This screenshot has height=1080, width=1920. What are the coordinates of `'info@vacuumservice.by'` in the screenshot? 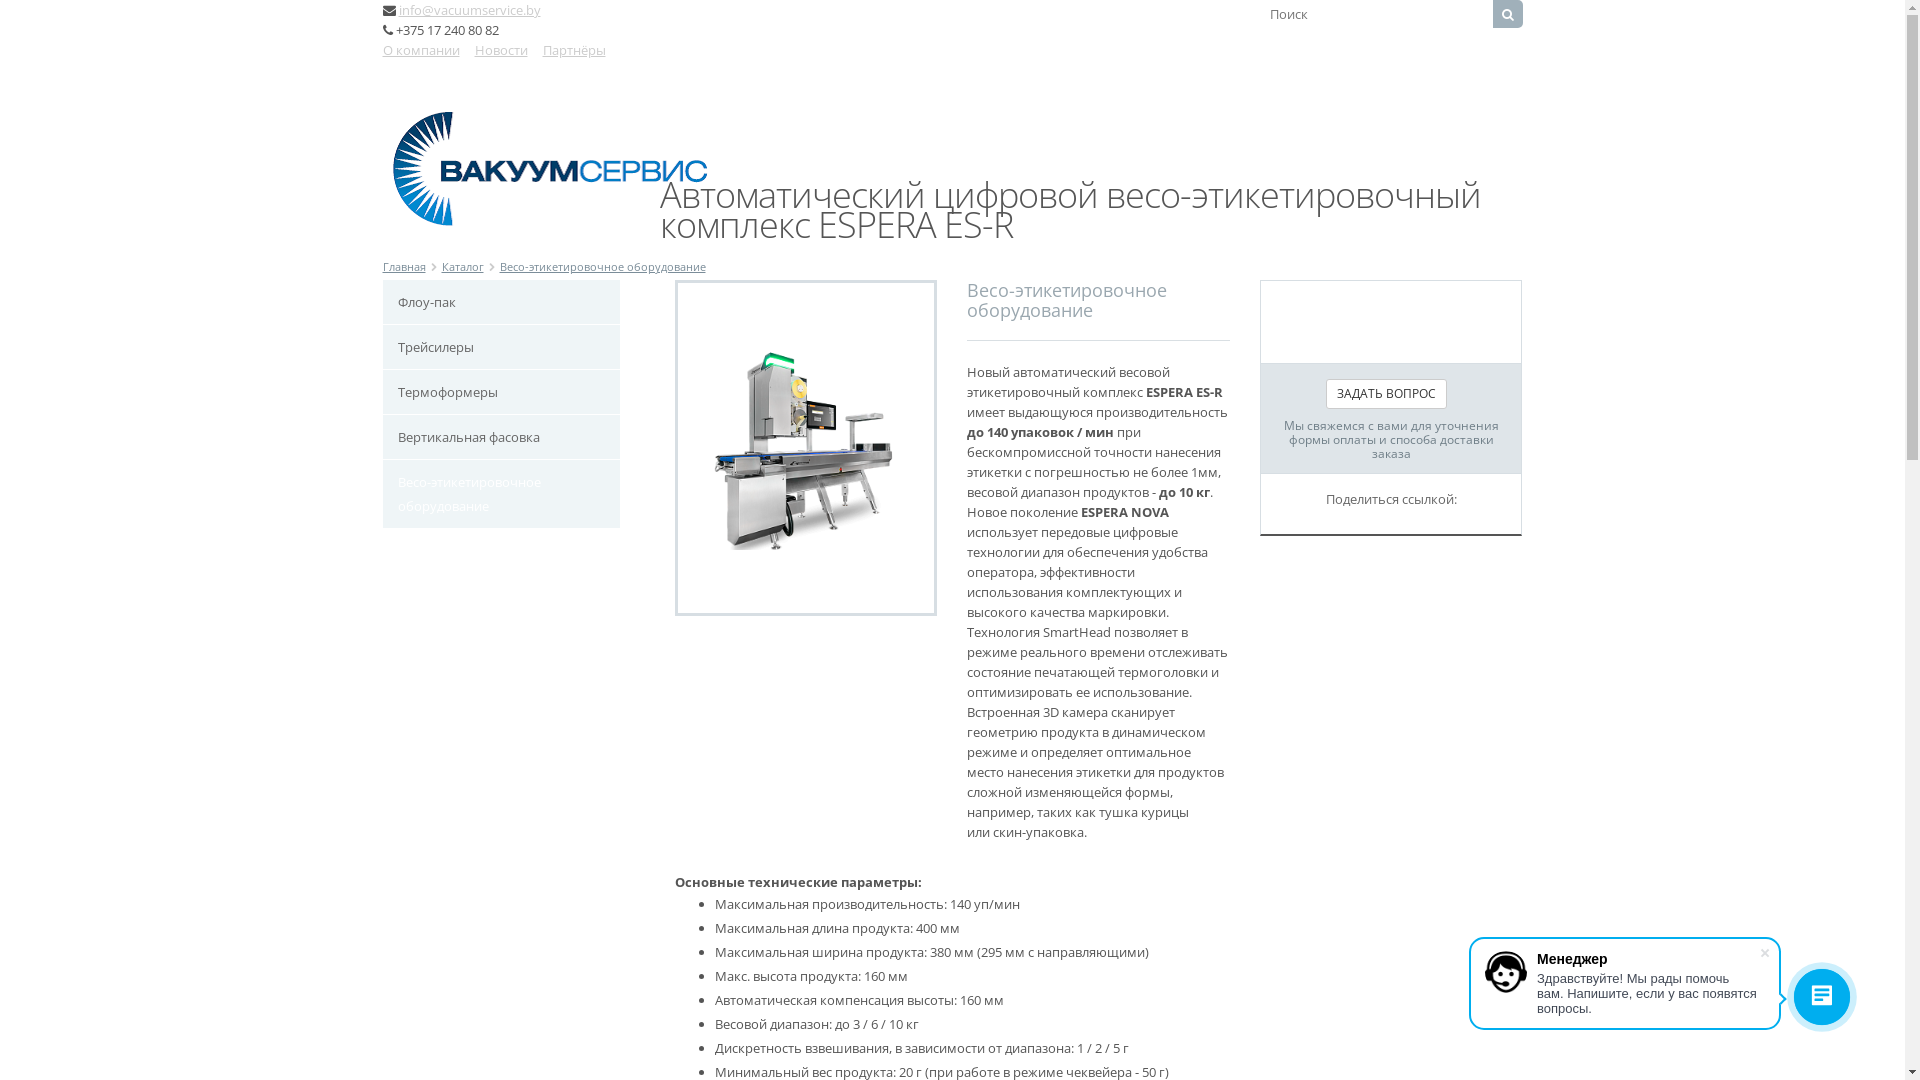 It's located at (398, 10).